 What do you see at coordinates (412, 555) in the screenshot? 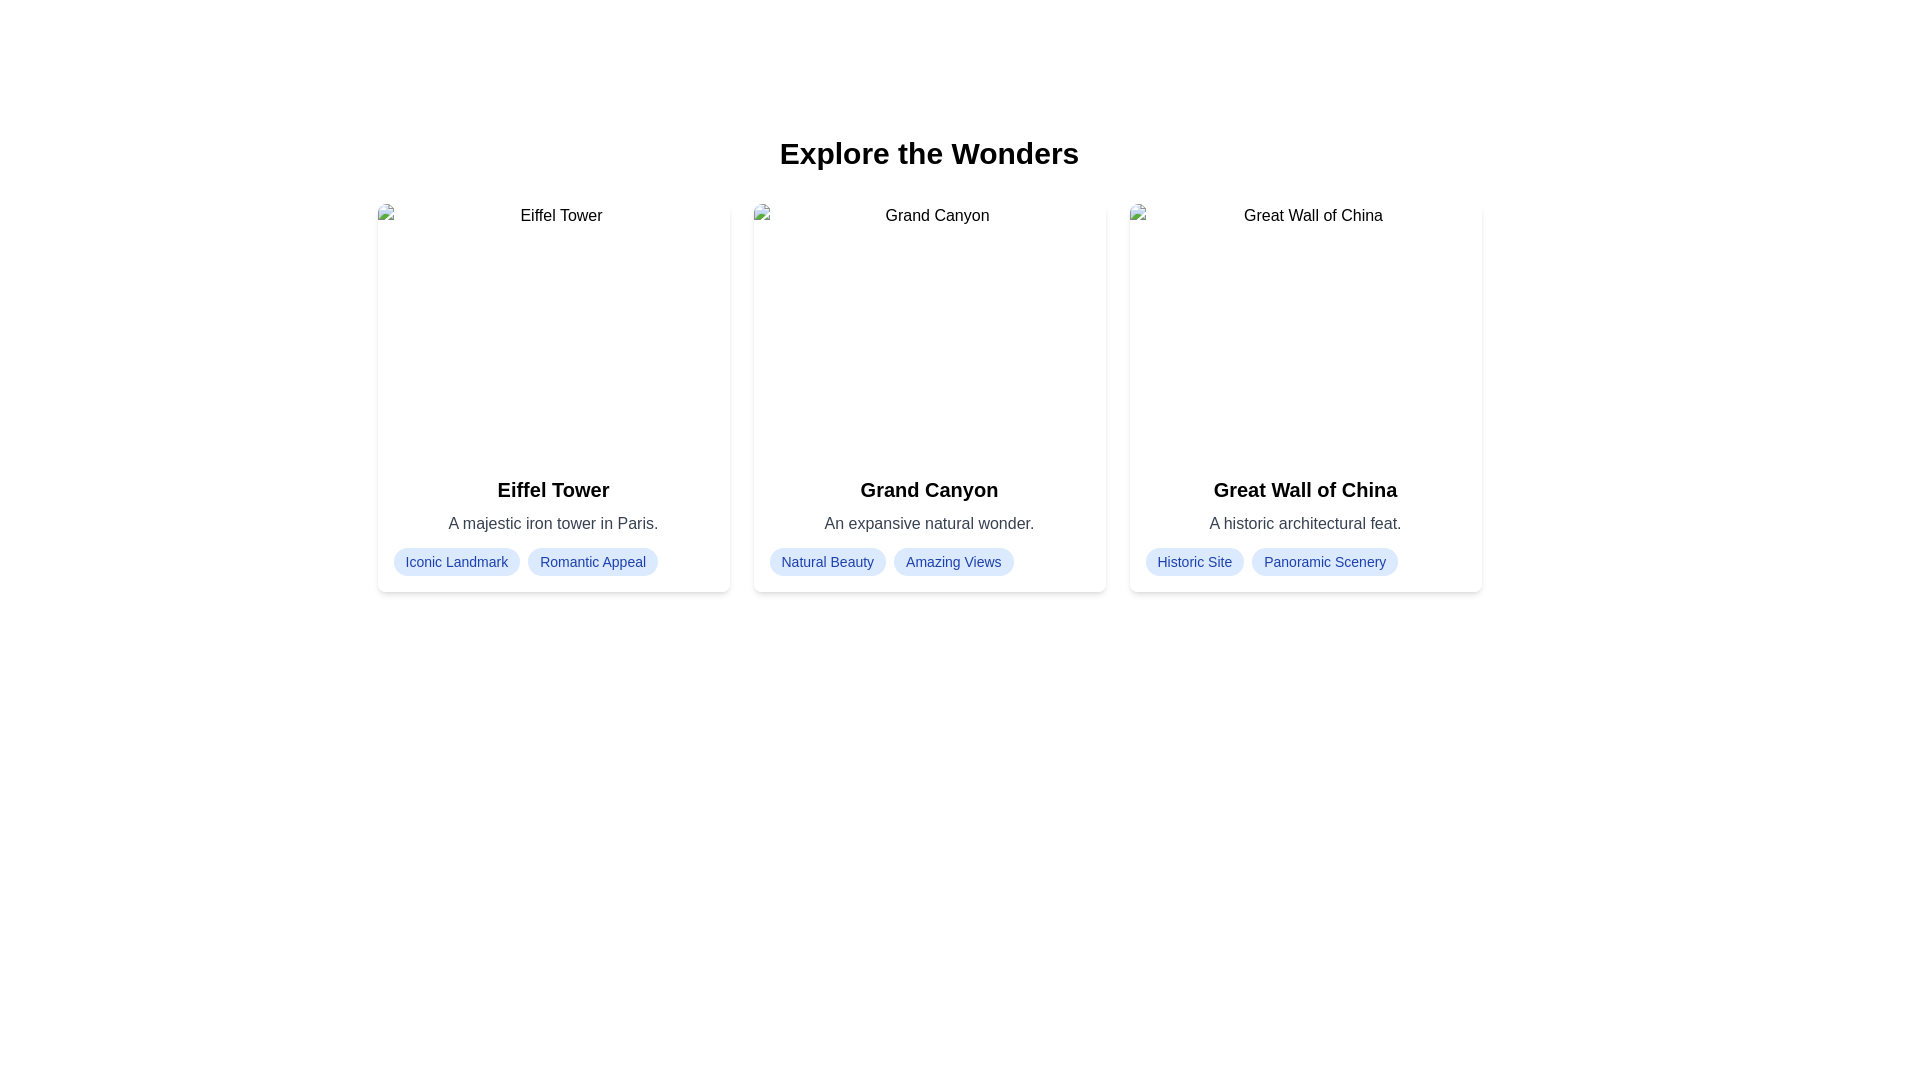
I see `the heart icon located in the lower-left corner of the Eiffel Tower card under the 'Explore the Wonders' section` at bounding box center [412, 555].